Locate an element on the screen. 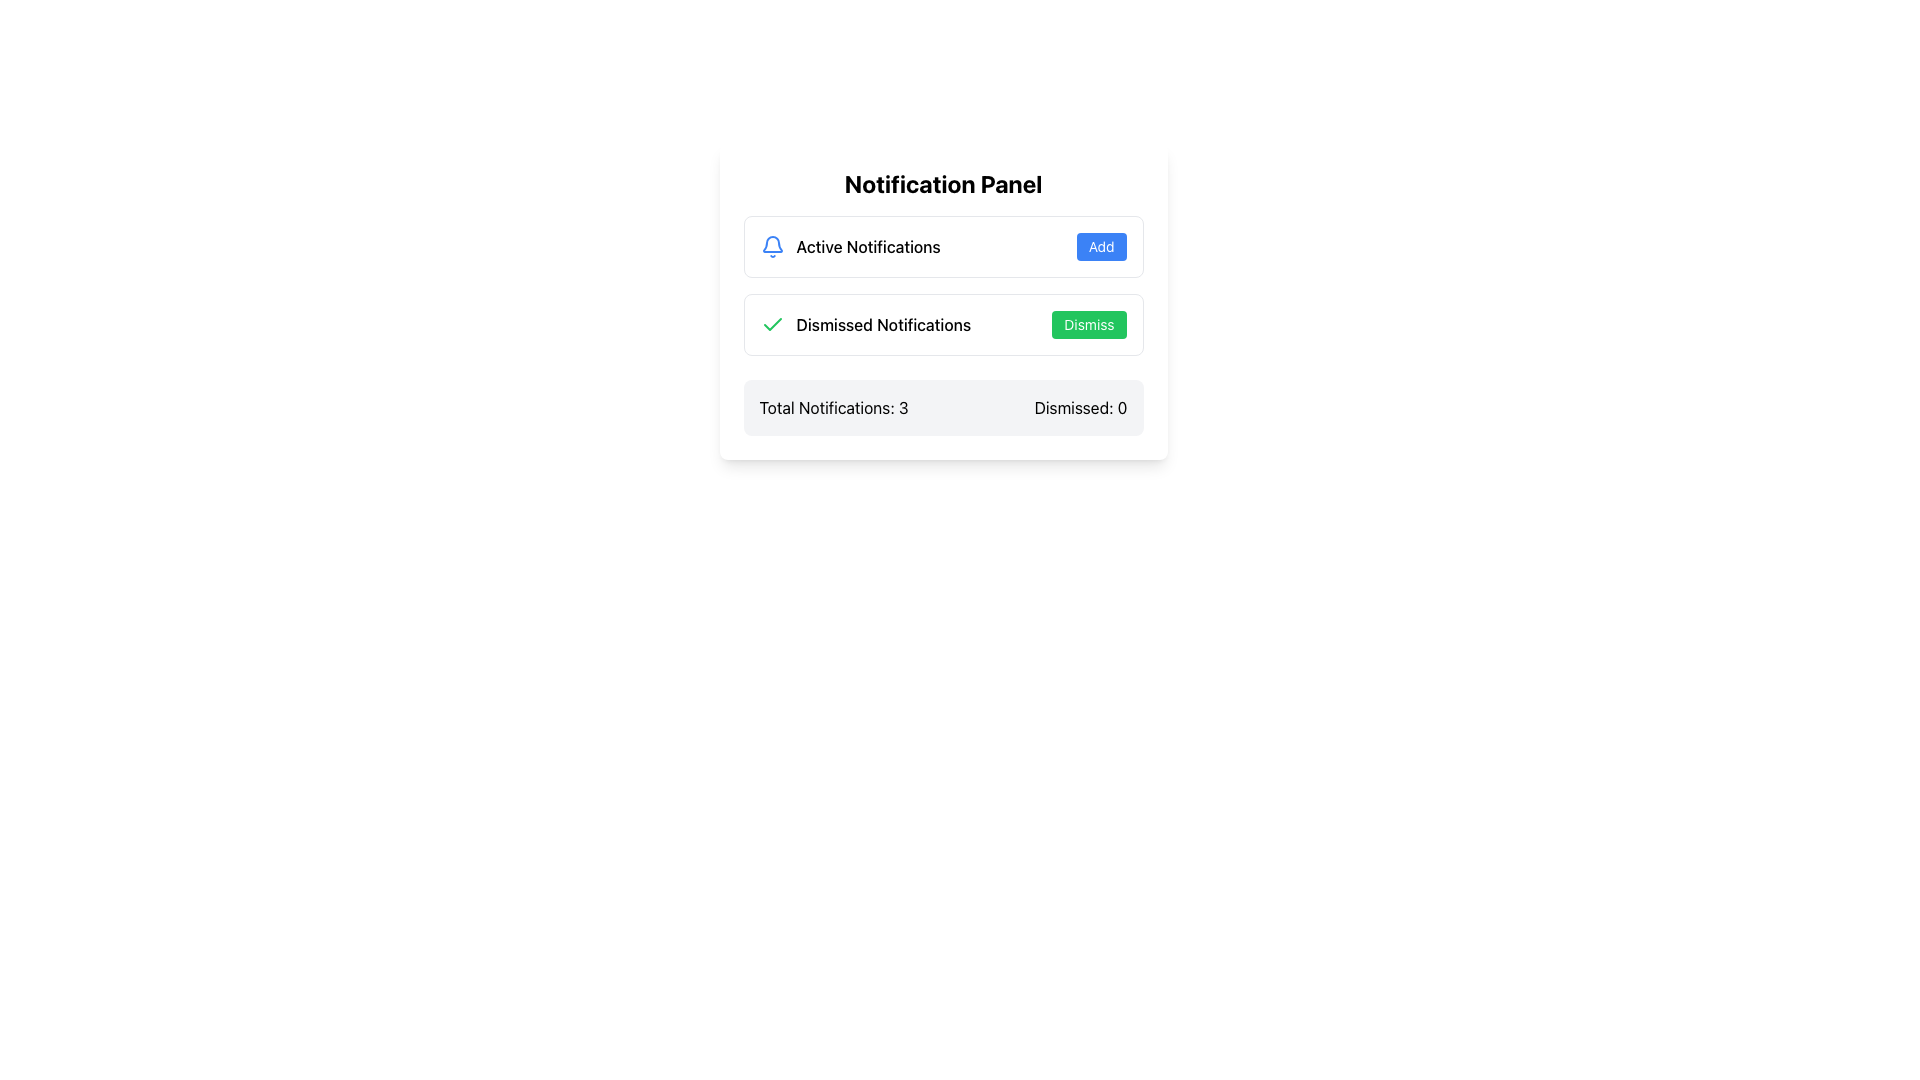  the 'Dismissed Notifications' label with the green checkmark icon located in the notification card is located at coordinates (865, 323).